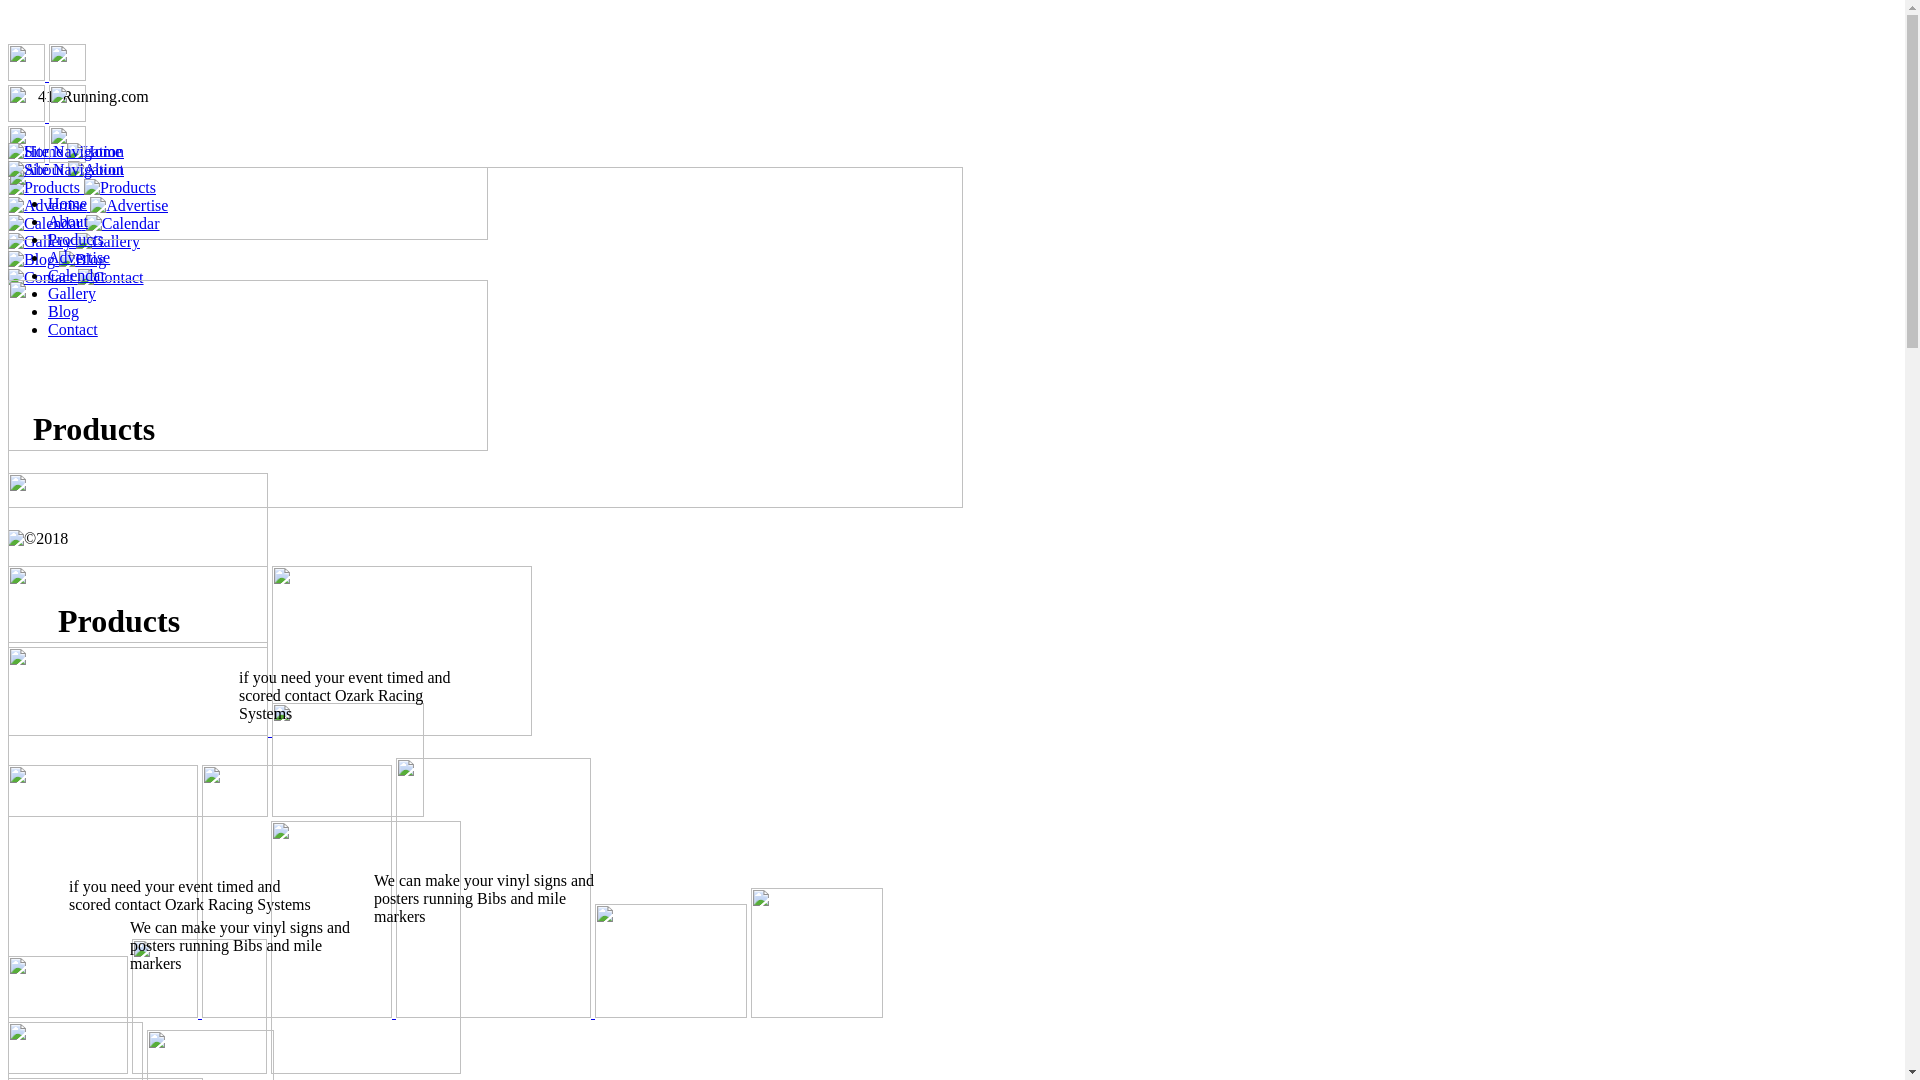  What do you see at coordinates (48, 221) in the screenshot?
I see `'About'` at bounding box center [48, 221].